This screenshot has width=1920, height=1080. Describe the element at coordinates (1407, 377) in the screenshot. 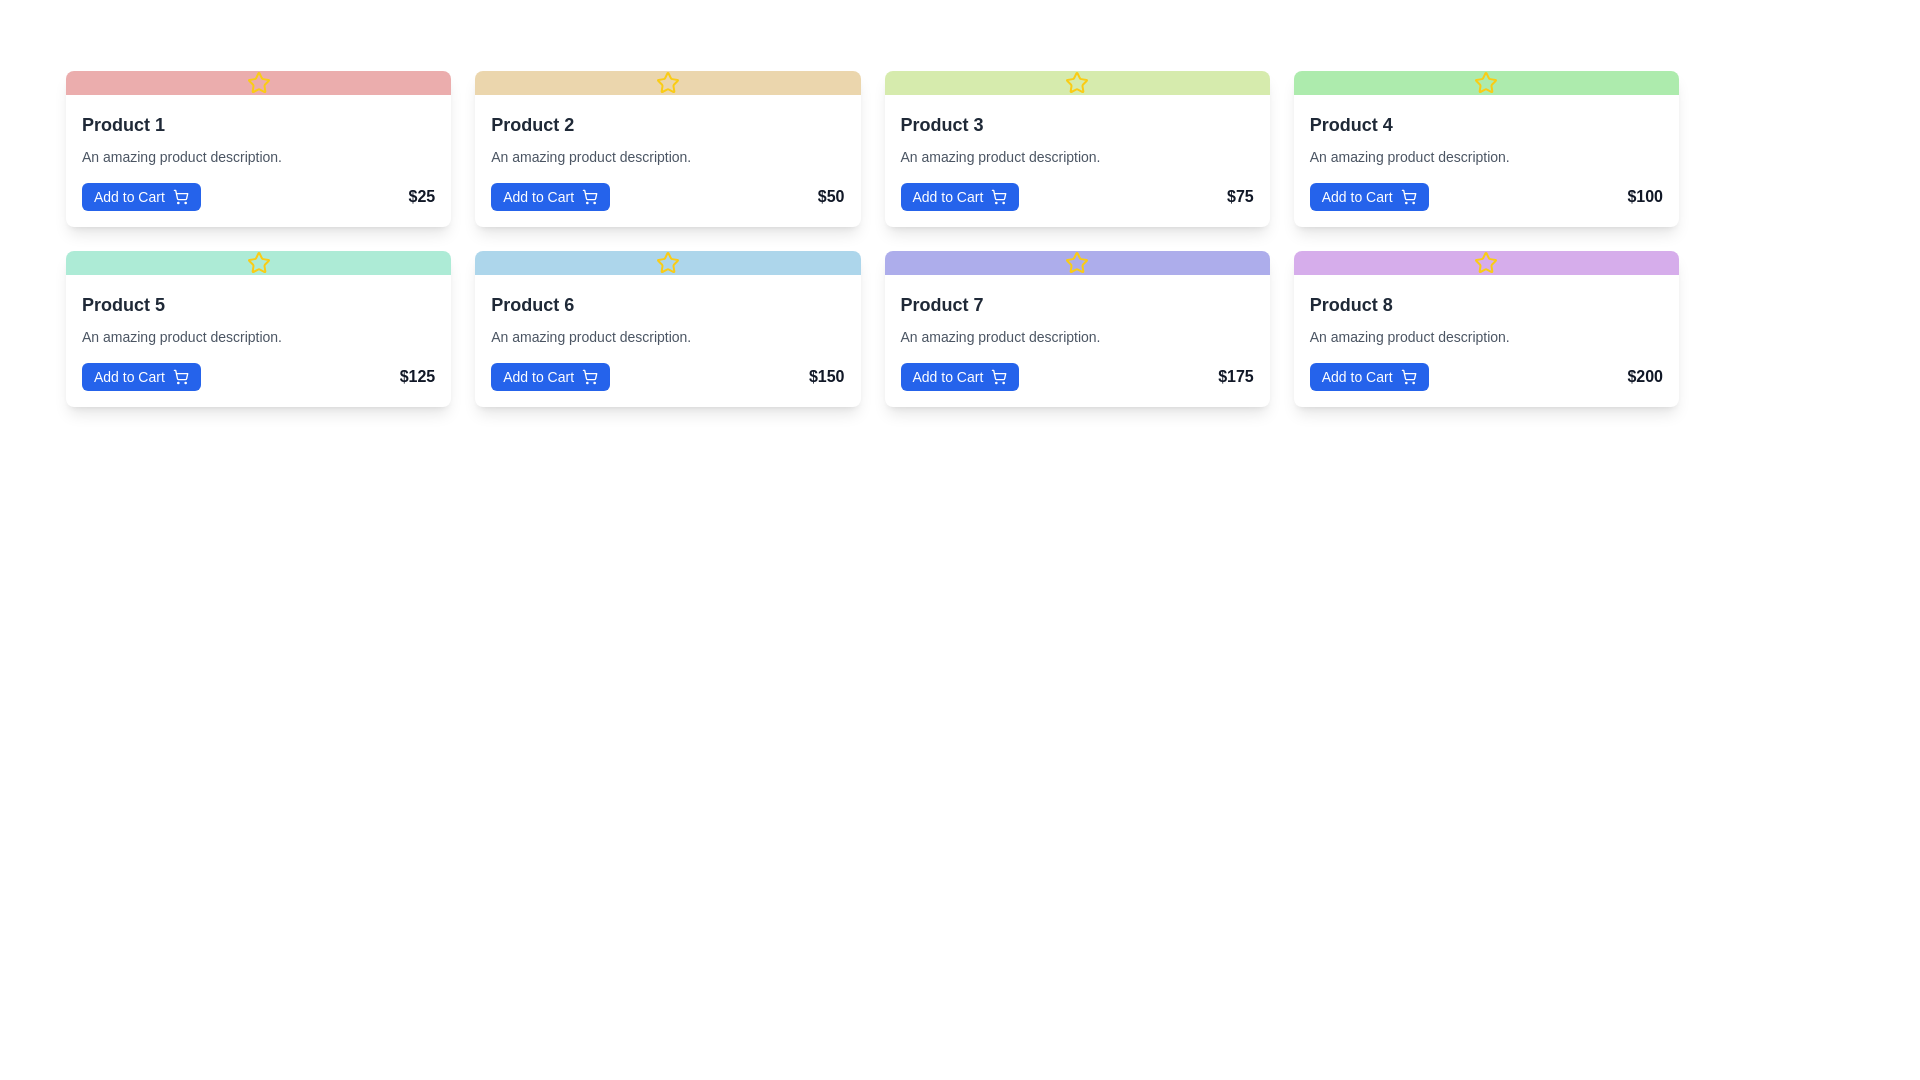

I see `the shopping cart icon within the 'Add to Cart' button for 'Product 8', which is styled in blue and has a minimalist outline` at that location.